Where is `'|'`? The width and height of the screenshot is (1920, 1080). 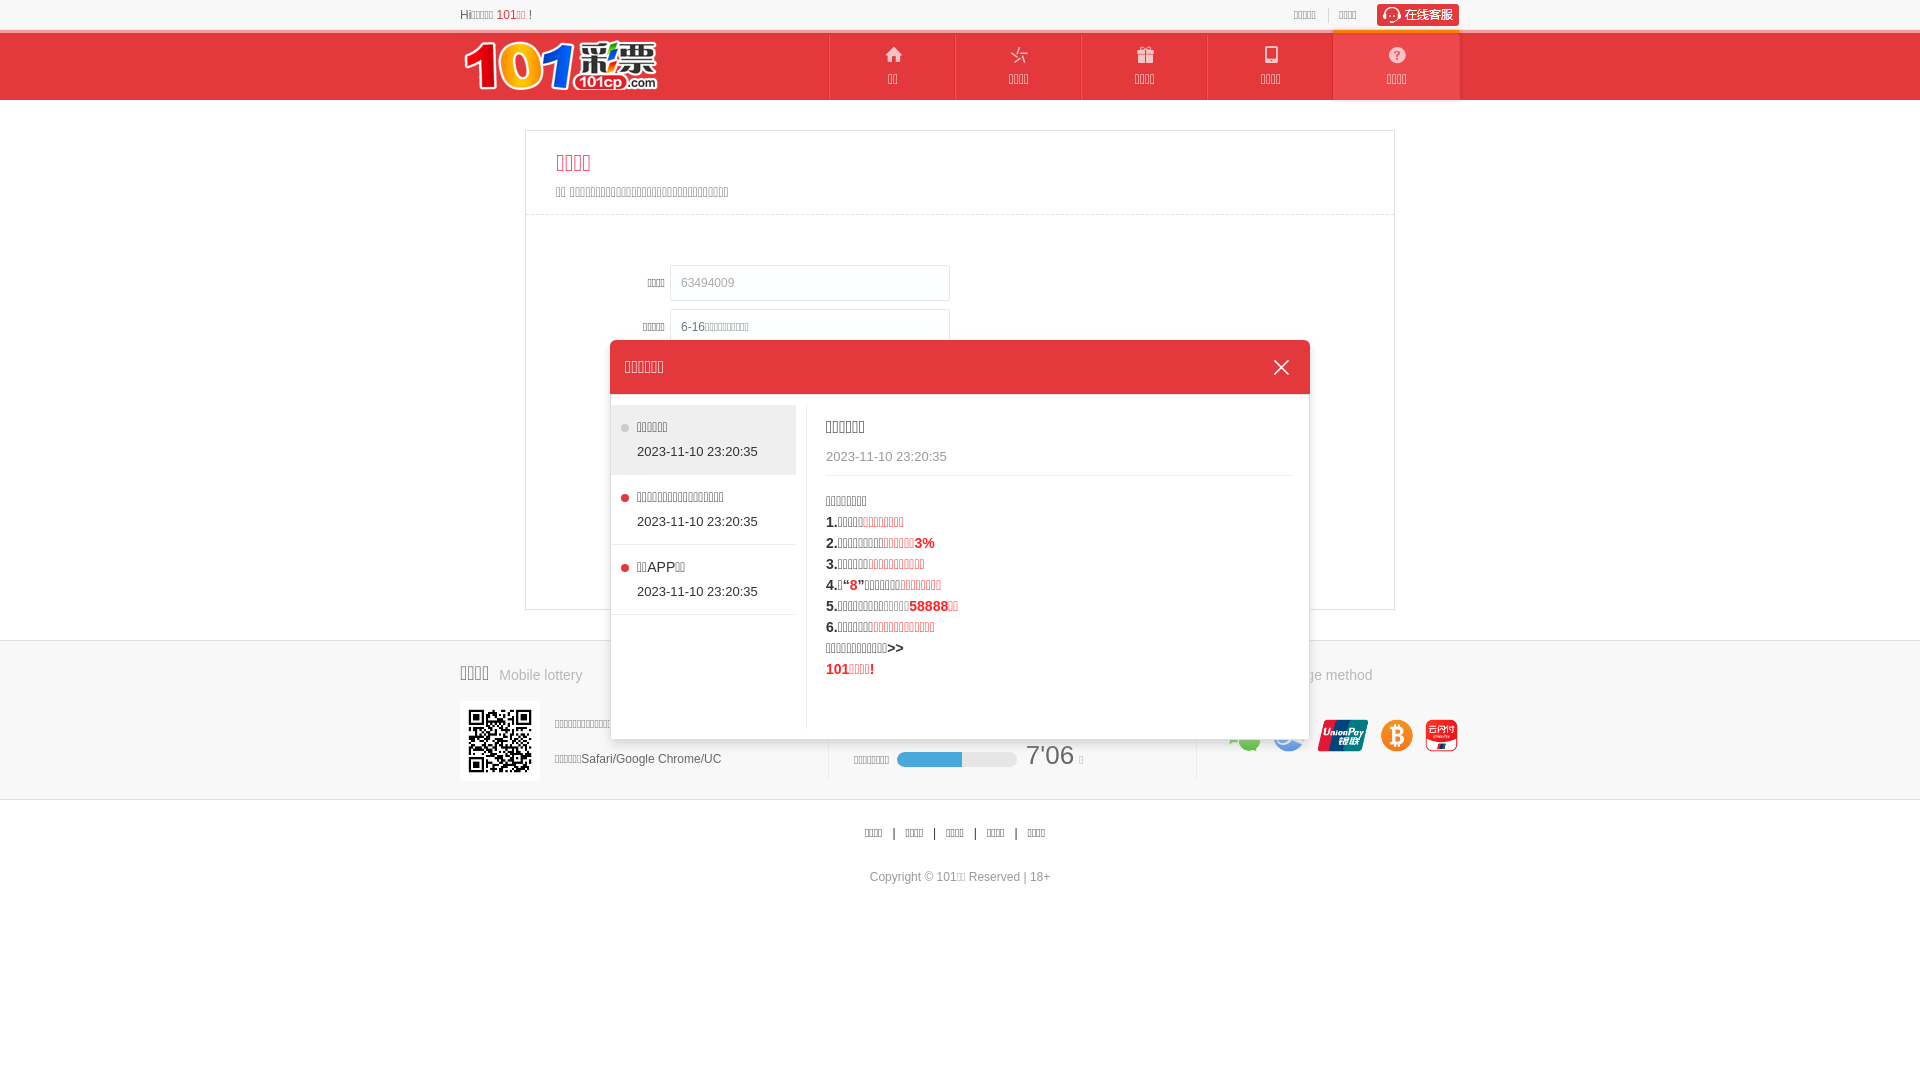
'|' is located at coordinates (975, 833).